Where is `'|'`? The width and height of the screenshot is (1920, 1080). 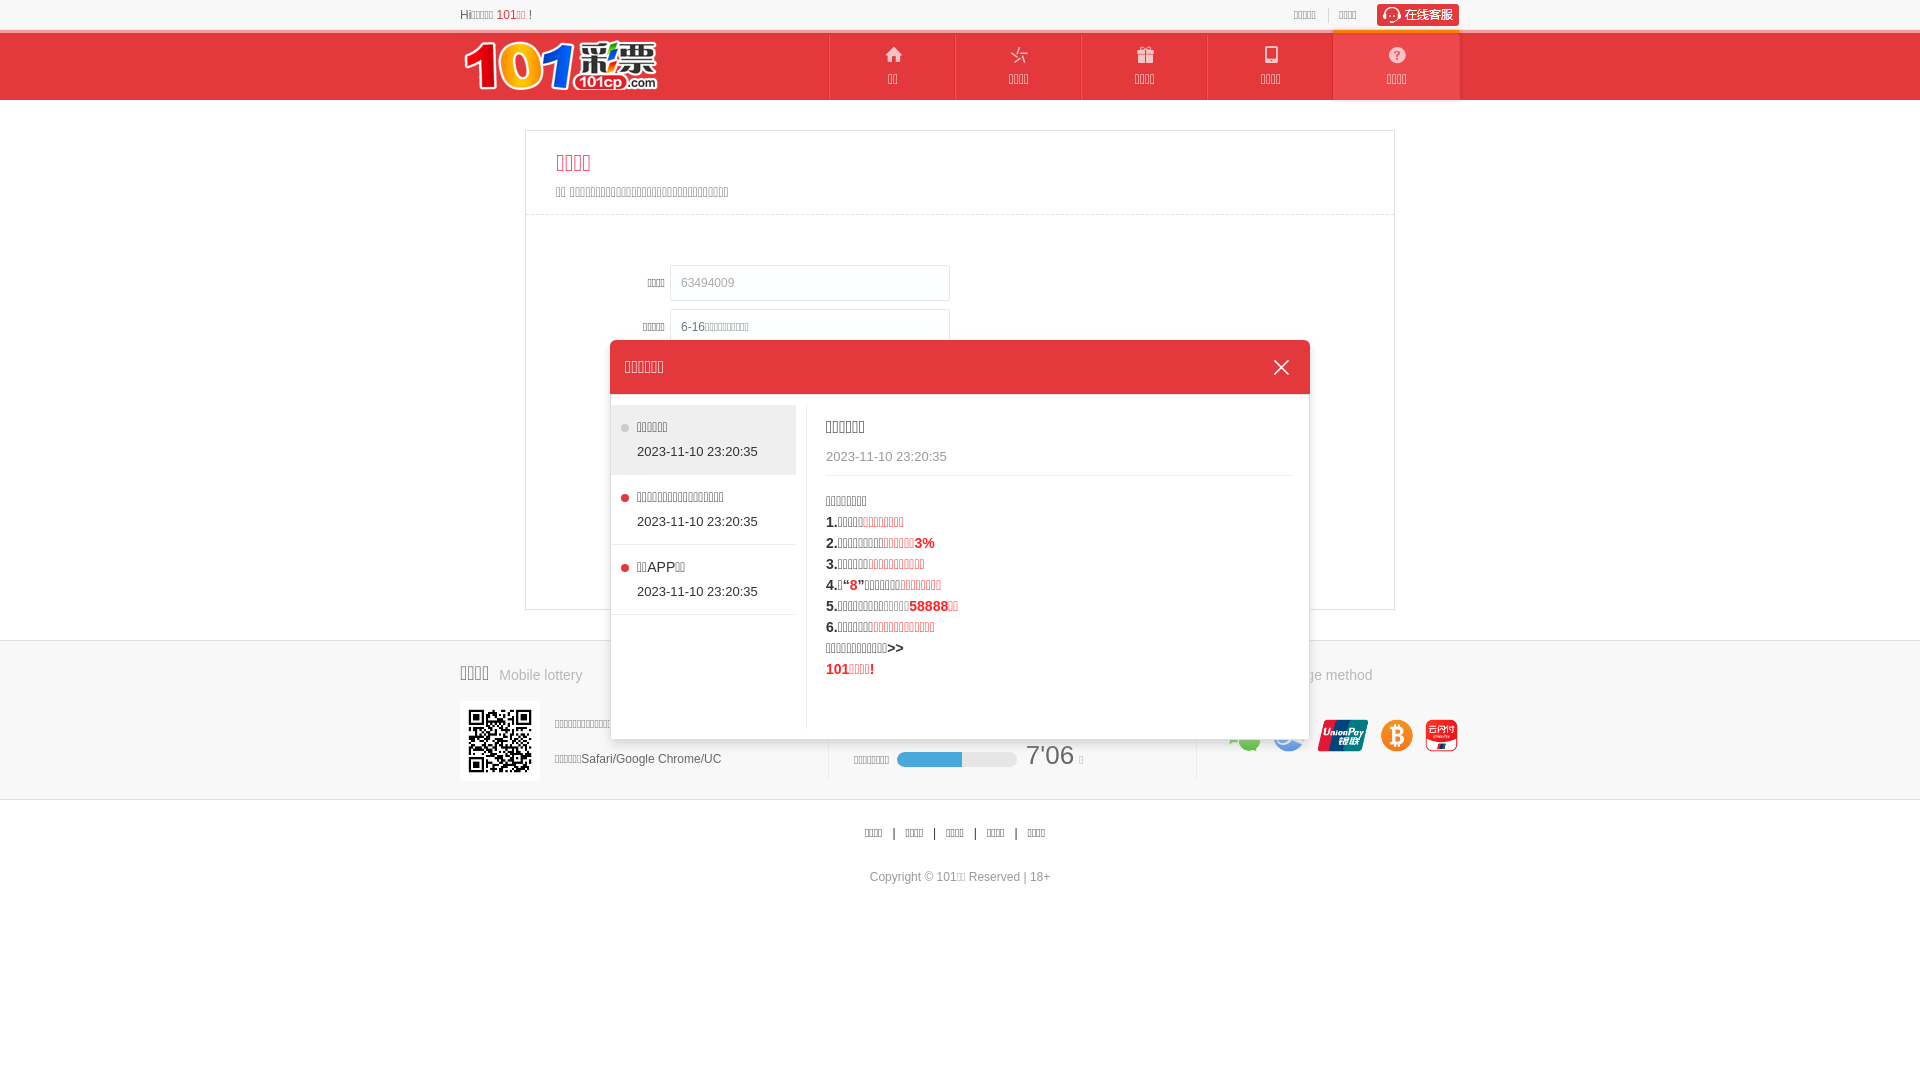
'|' is located at coordinates (975, 833).